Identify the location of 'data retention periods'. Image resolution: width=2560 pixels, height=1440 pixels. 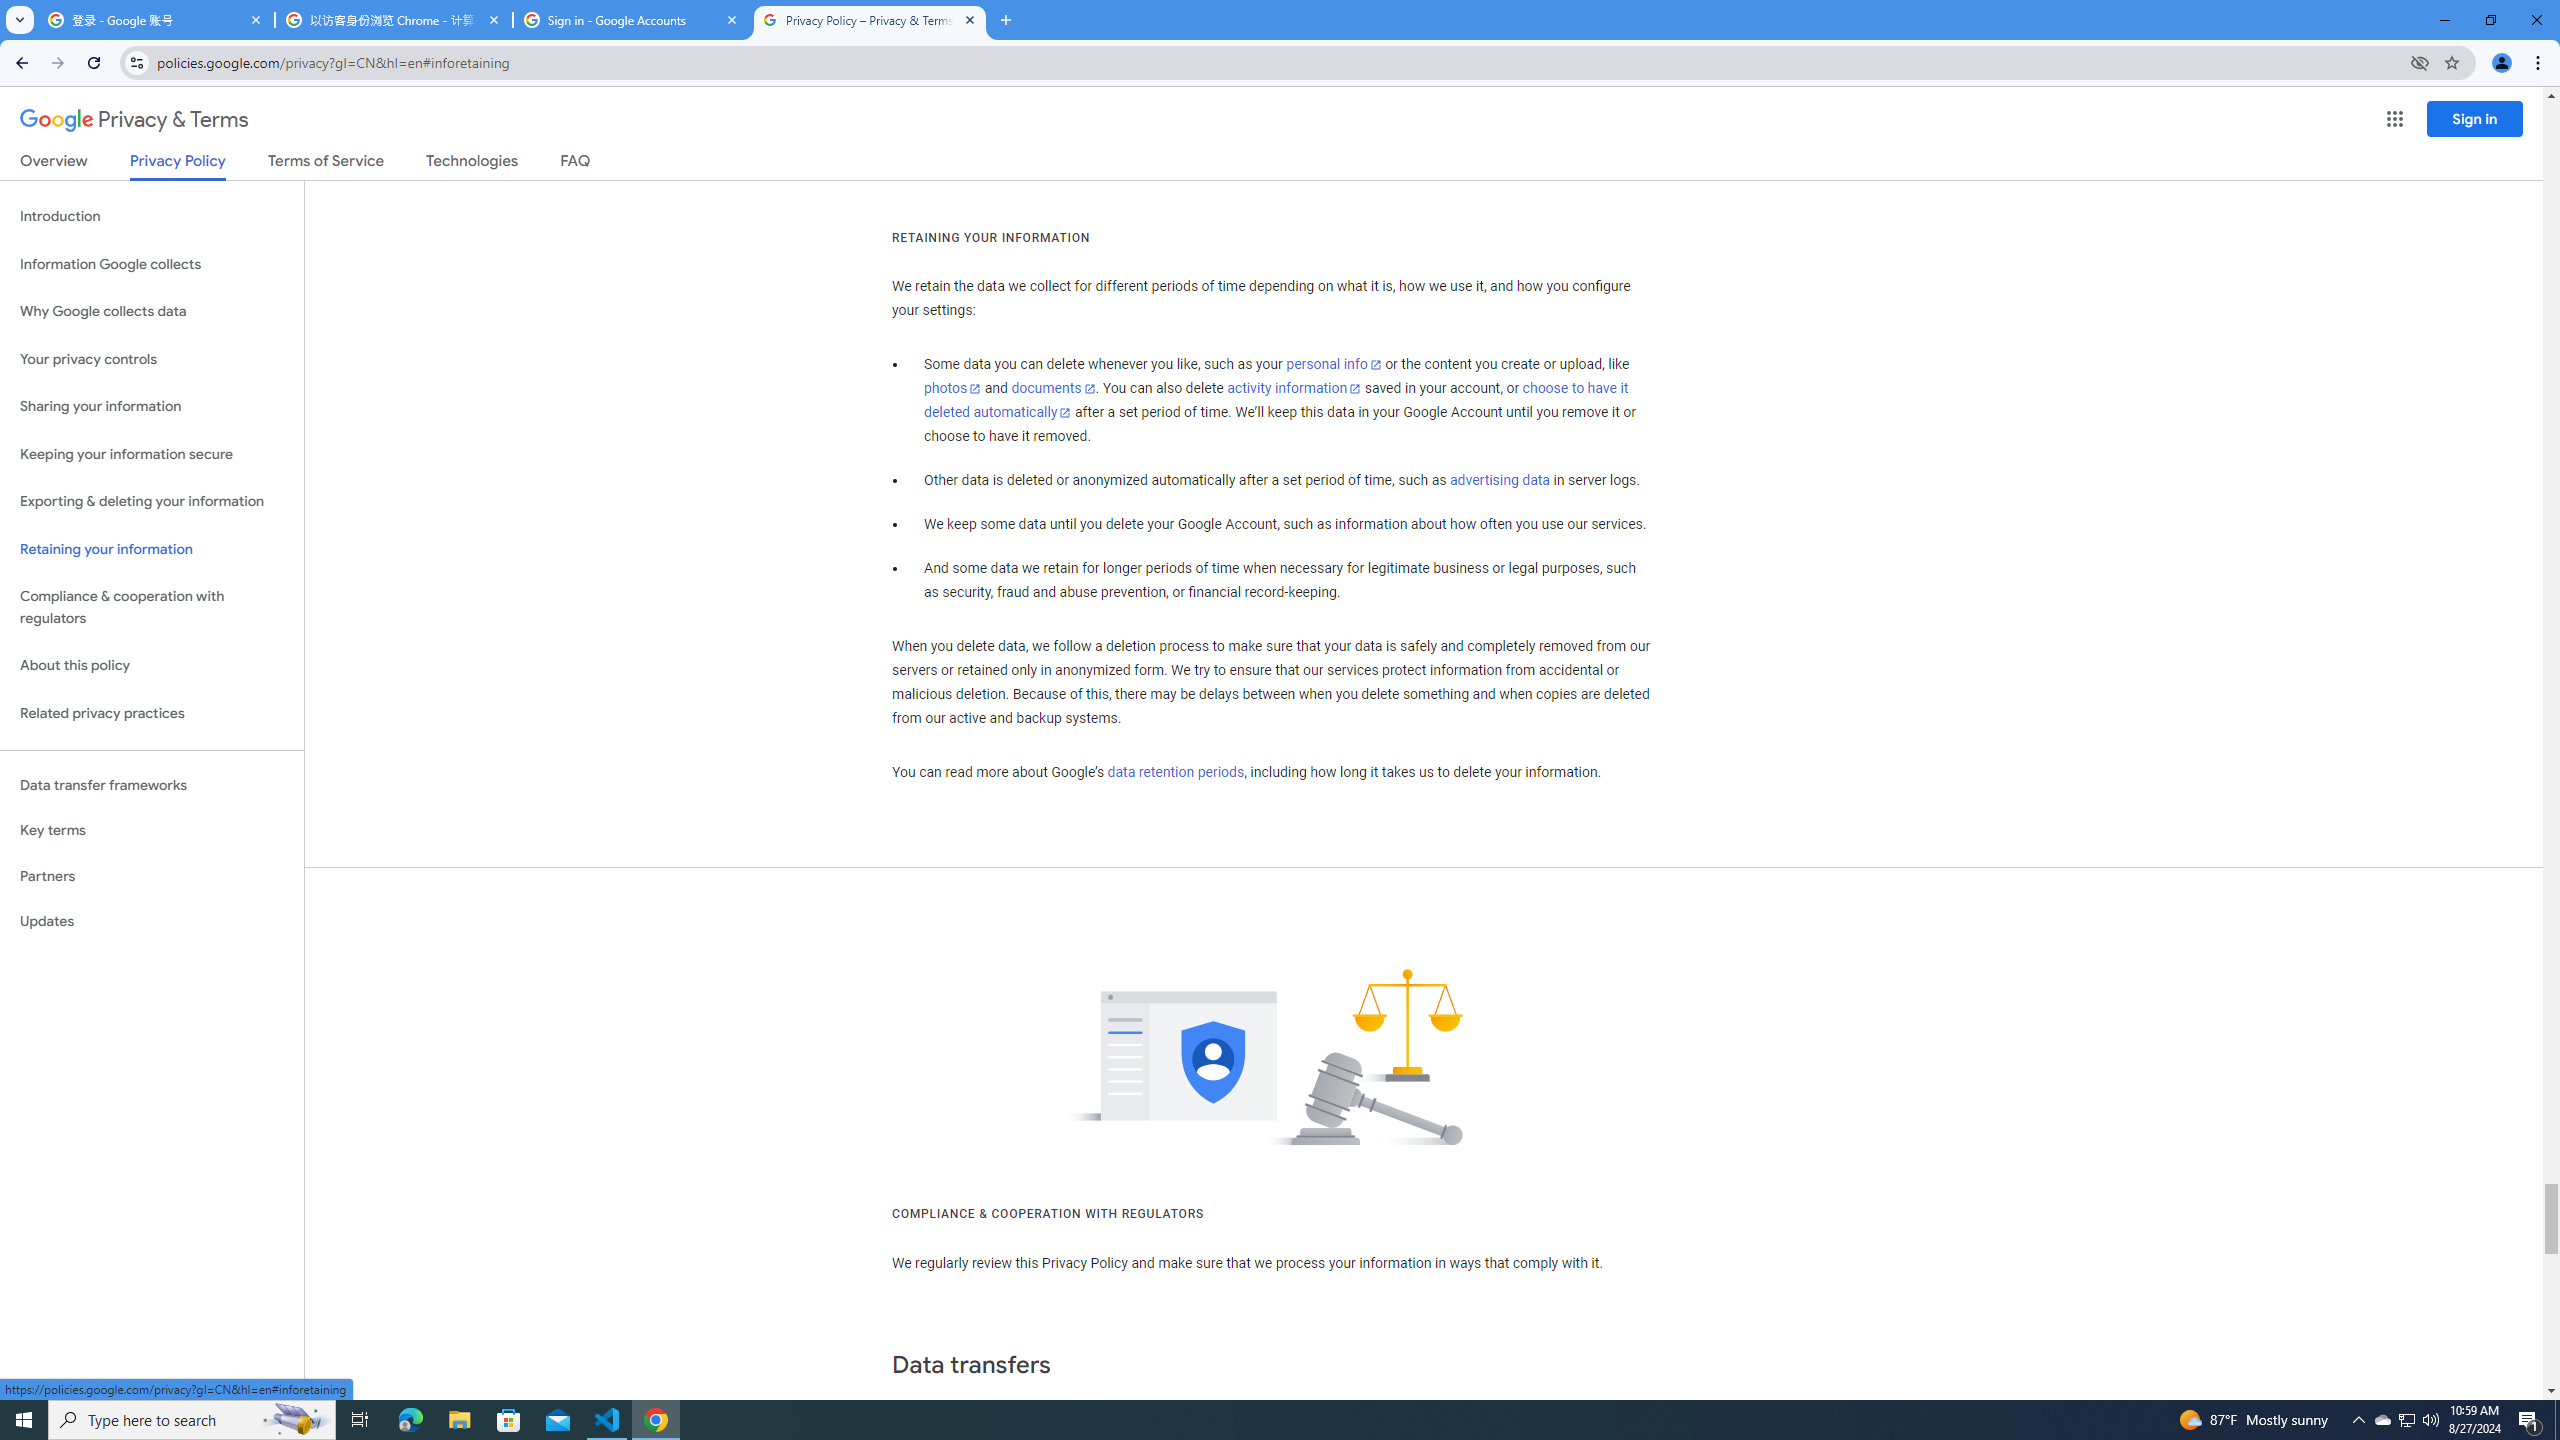
(1174, 773).